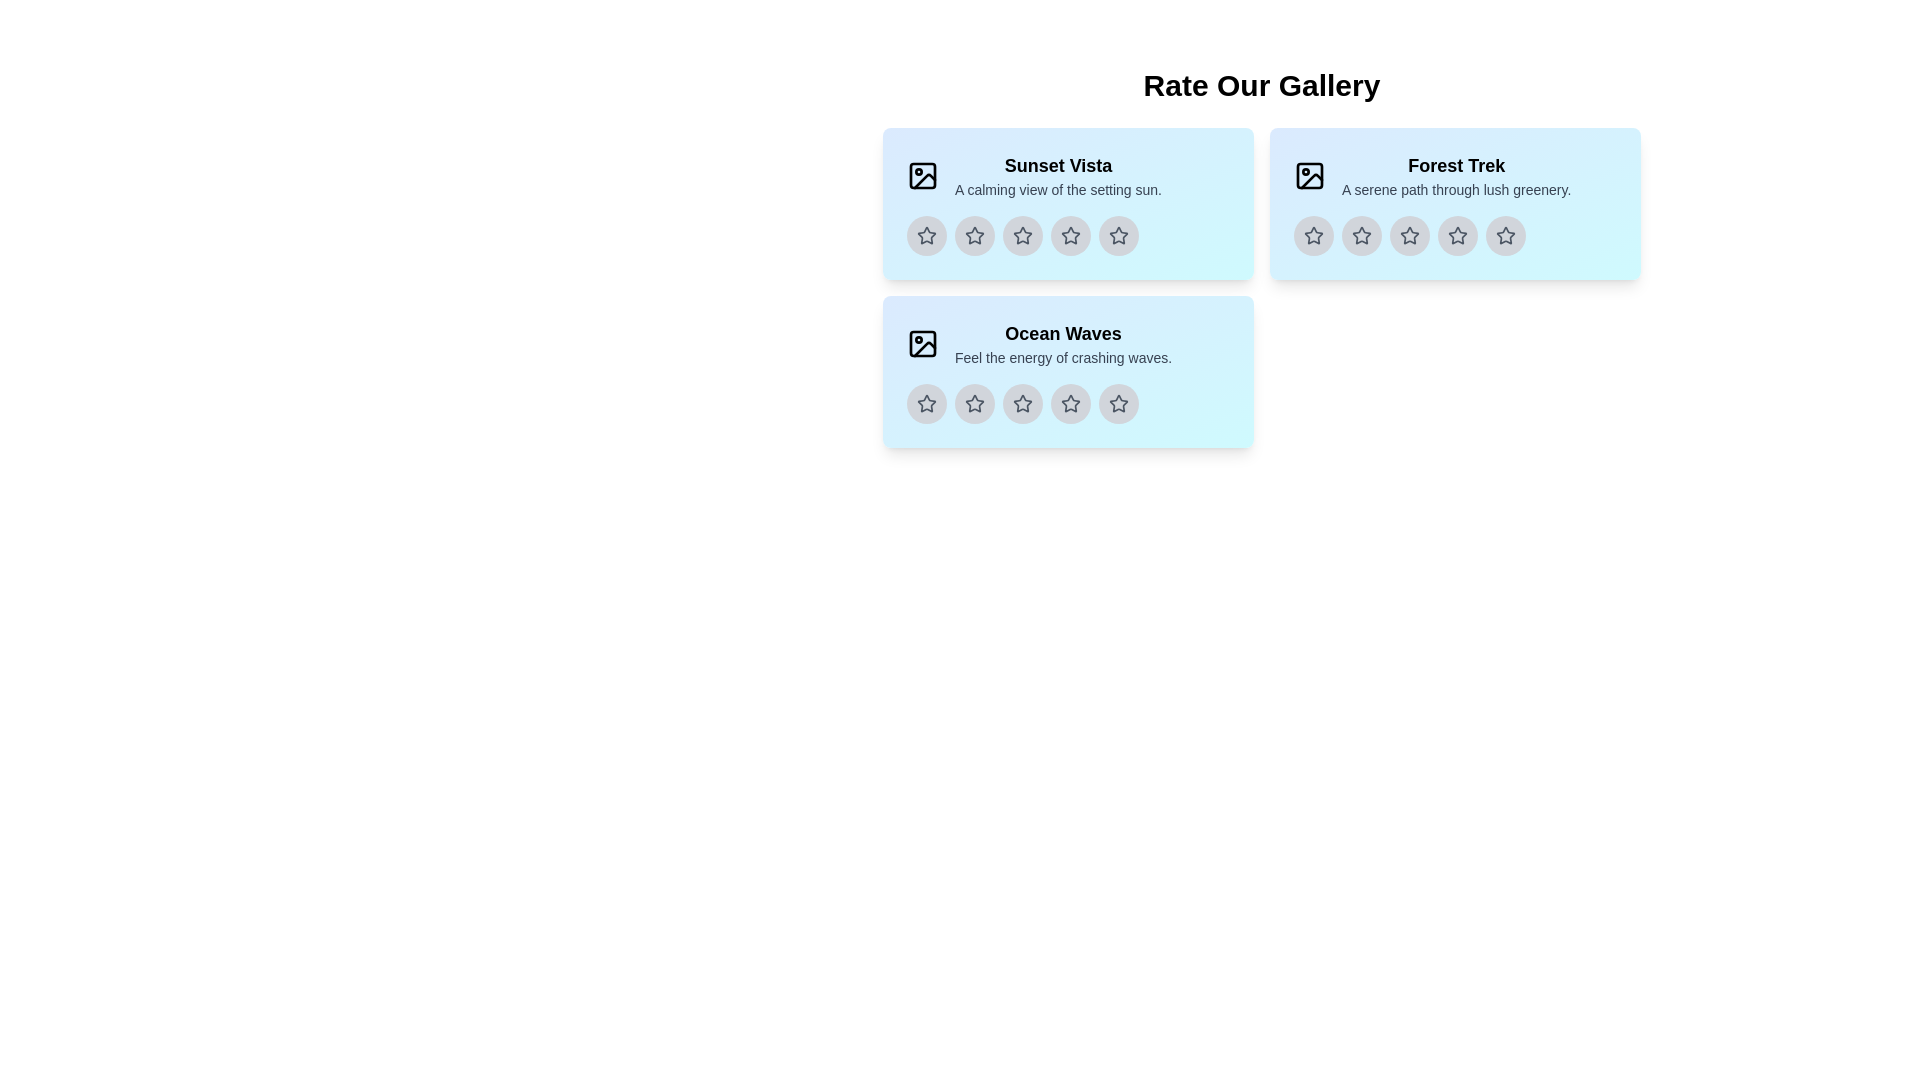 The image size is (1920, 1080). Describe the element at coordinates (1456, 189) in the screenshot. I see `the descriptive text label providing additional information about the 'Forest Trek' topic, located below its heading in the rightmost card of the grid arrangement` at that location.